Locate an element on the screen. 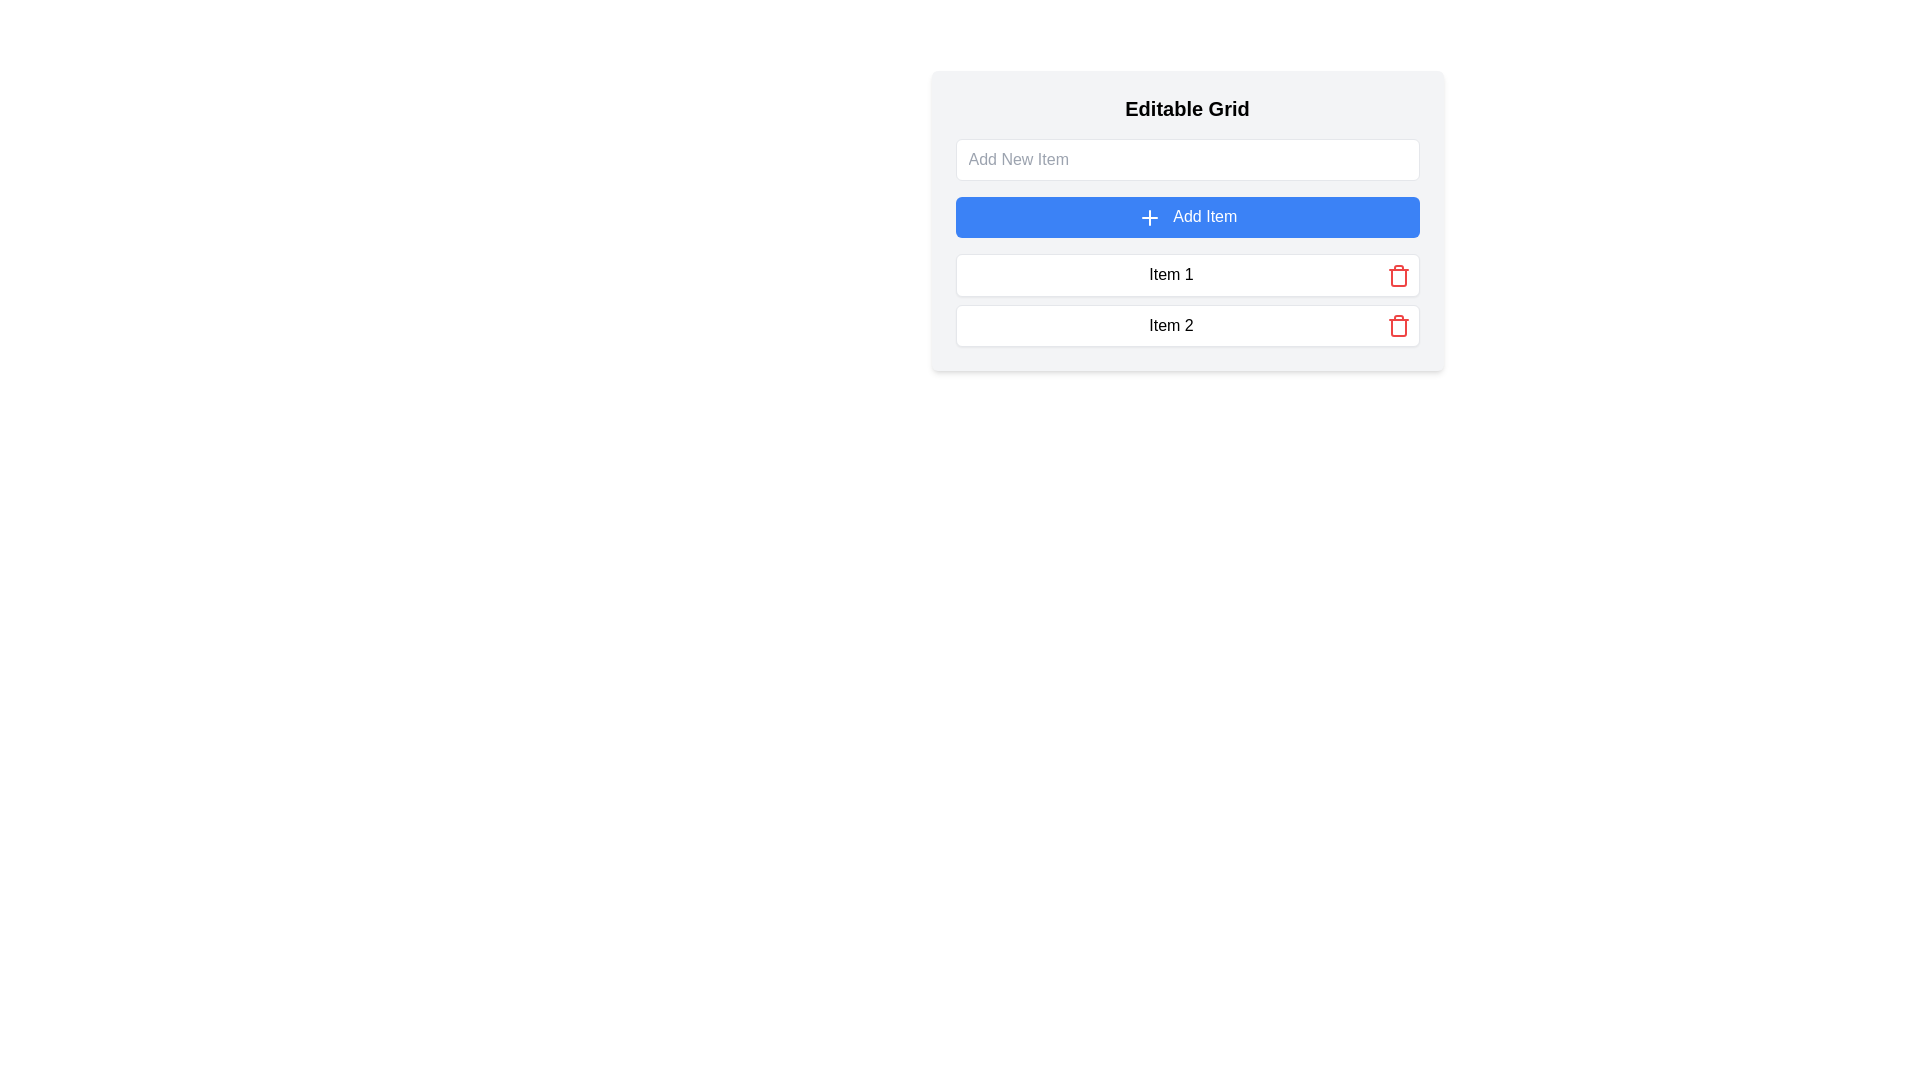  the text label representing 'Item 1', which is positioned to the left of the trash icon and above 'Item 2' is located at coordinates (1171, 275).